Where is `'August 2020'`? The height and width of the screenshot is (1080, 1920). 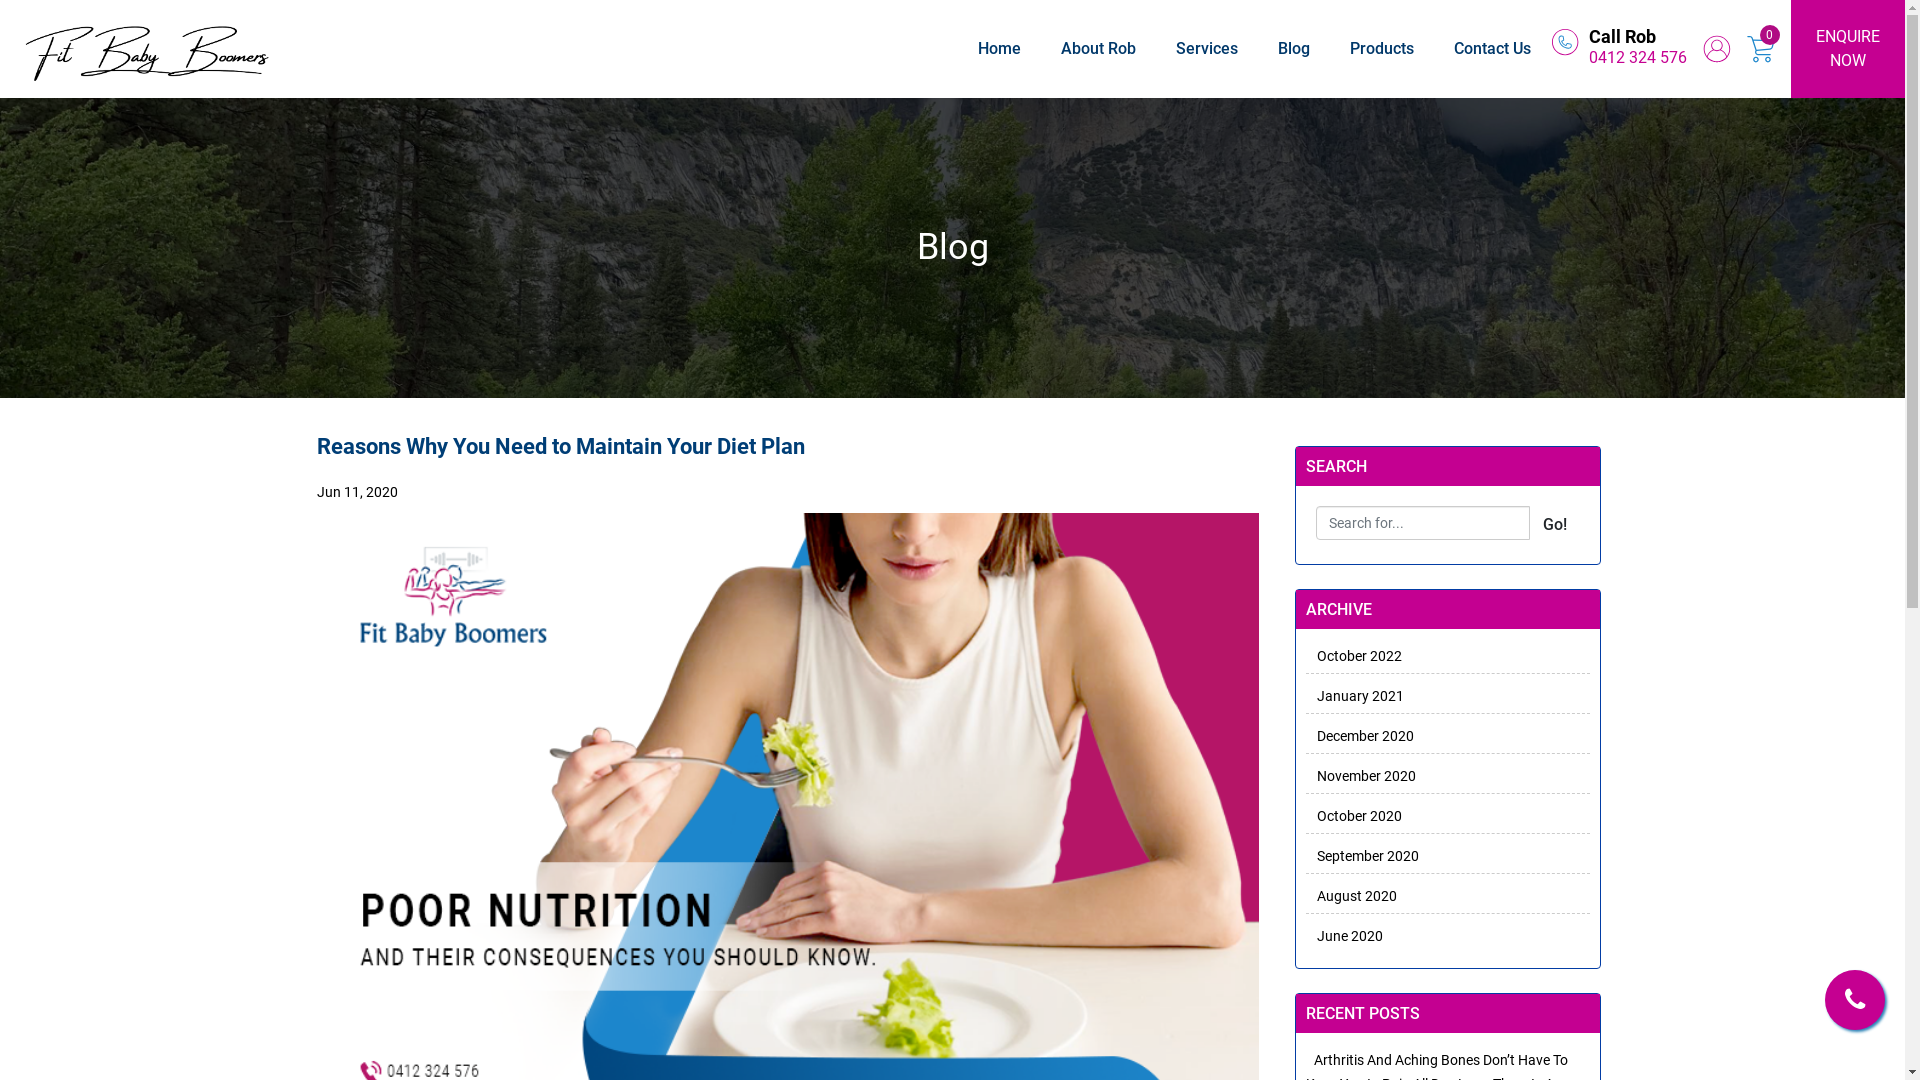
'August 2020' is located at coordinates (1351, 894).